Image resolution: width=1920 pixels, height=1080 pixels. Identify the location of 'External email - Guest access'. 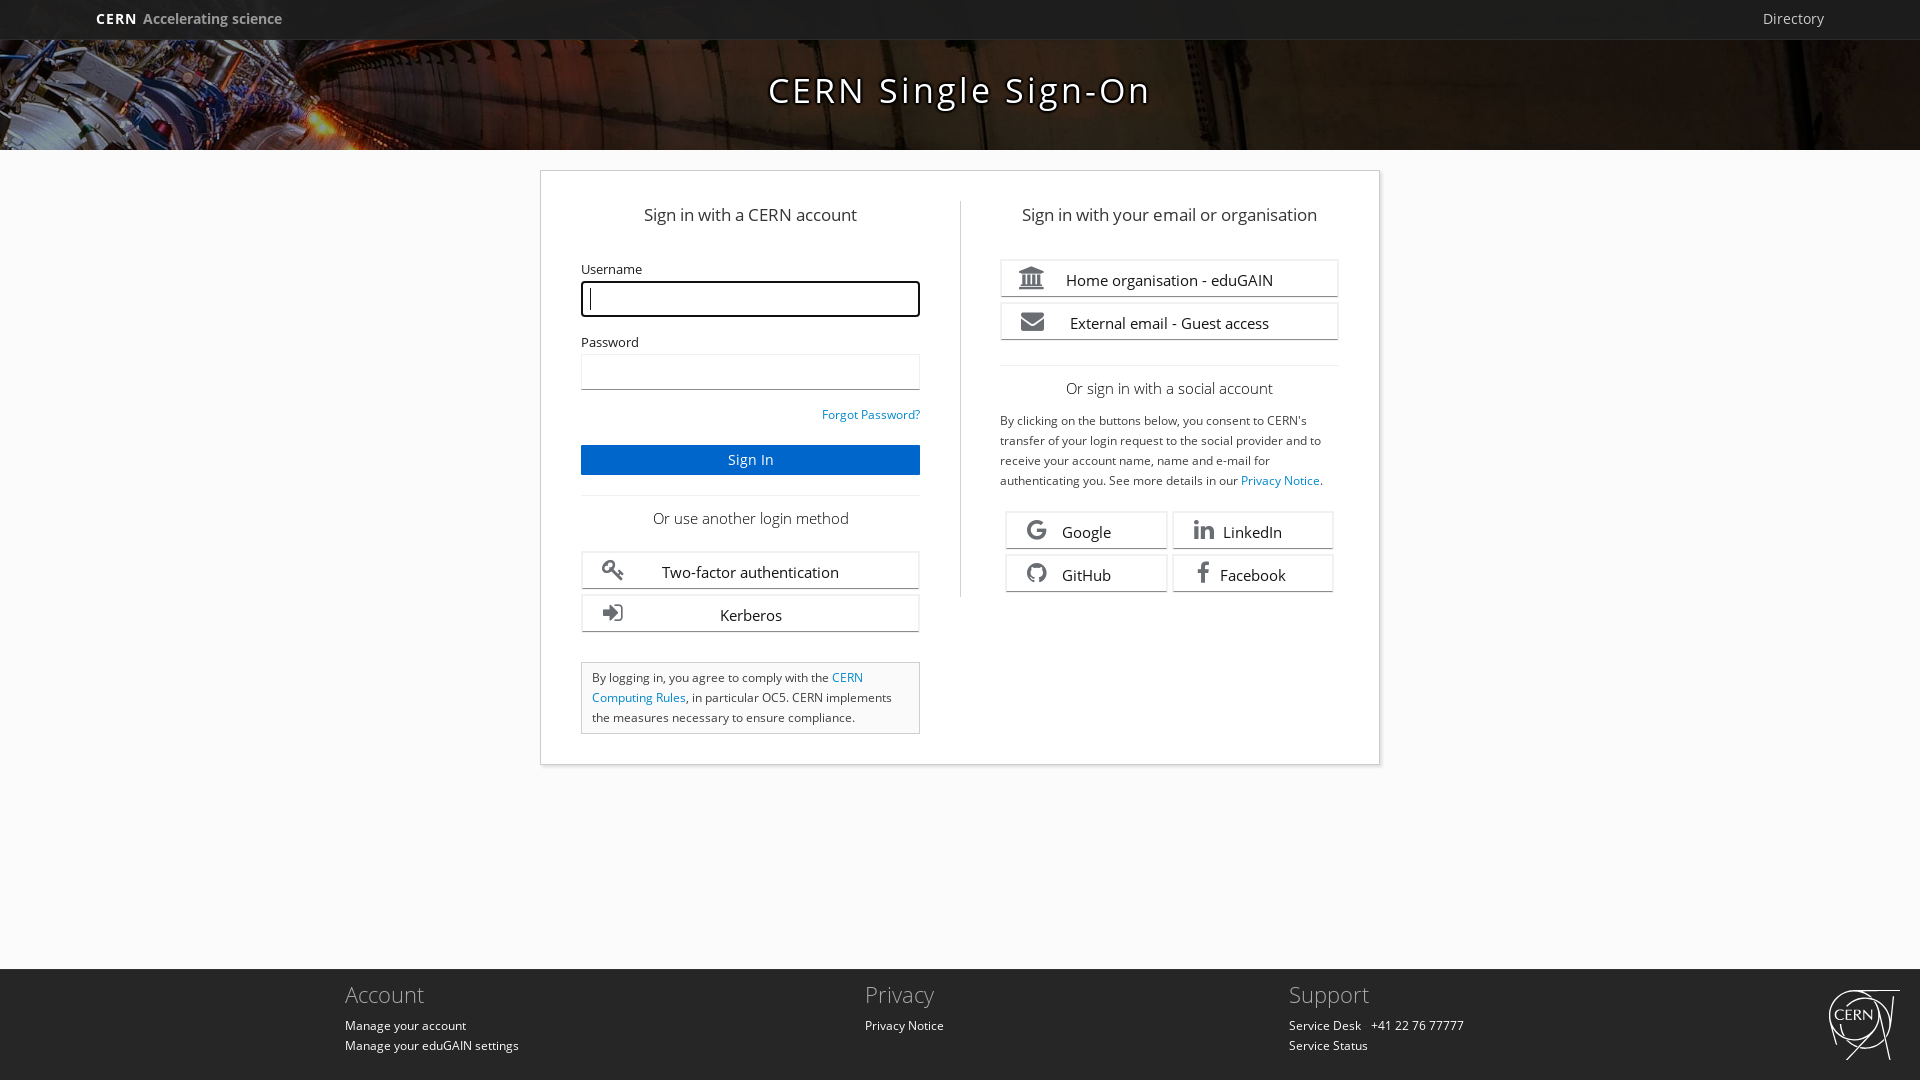
(1169, 320).